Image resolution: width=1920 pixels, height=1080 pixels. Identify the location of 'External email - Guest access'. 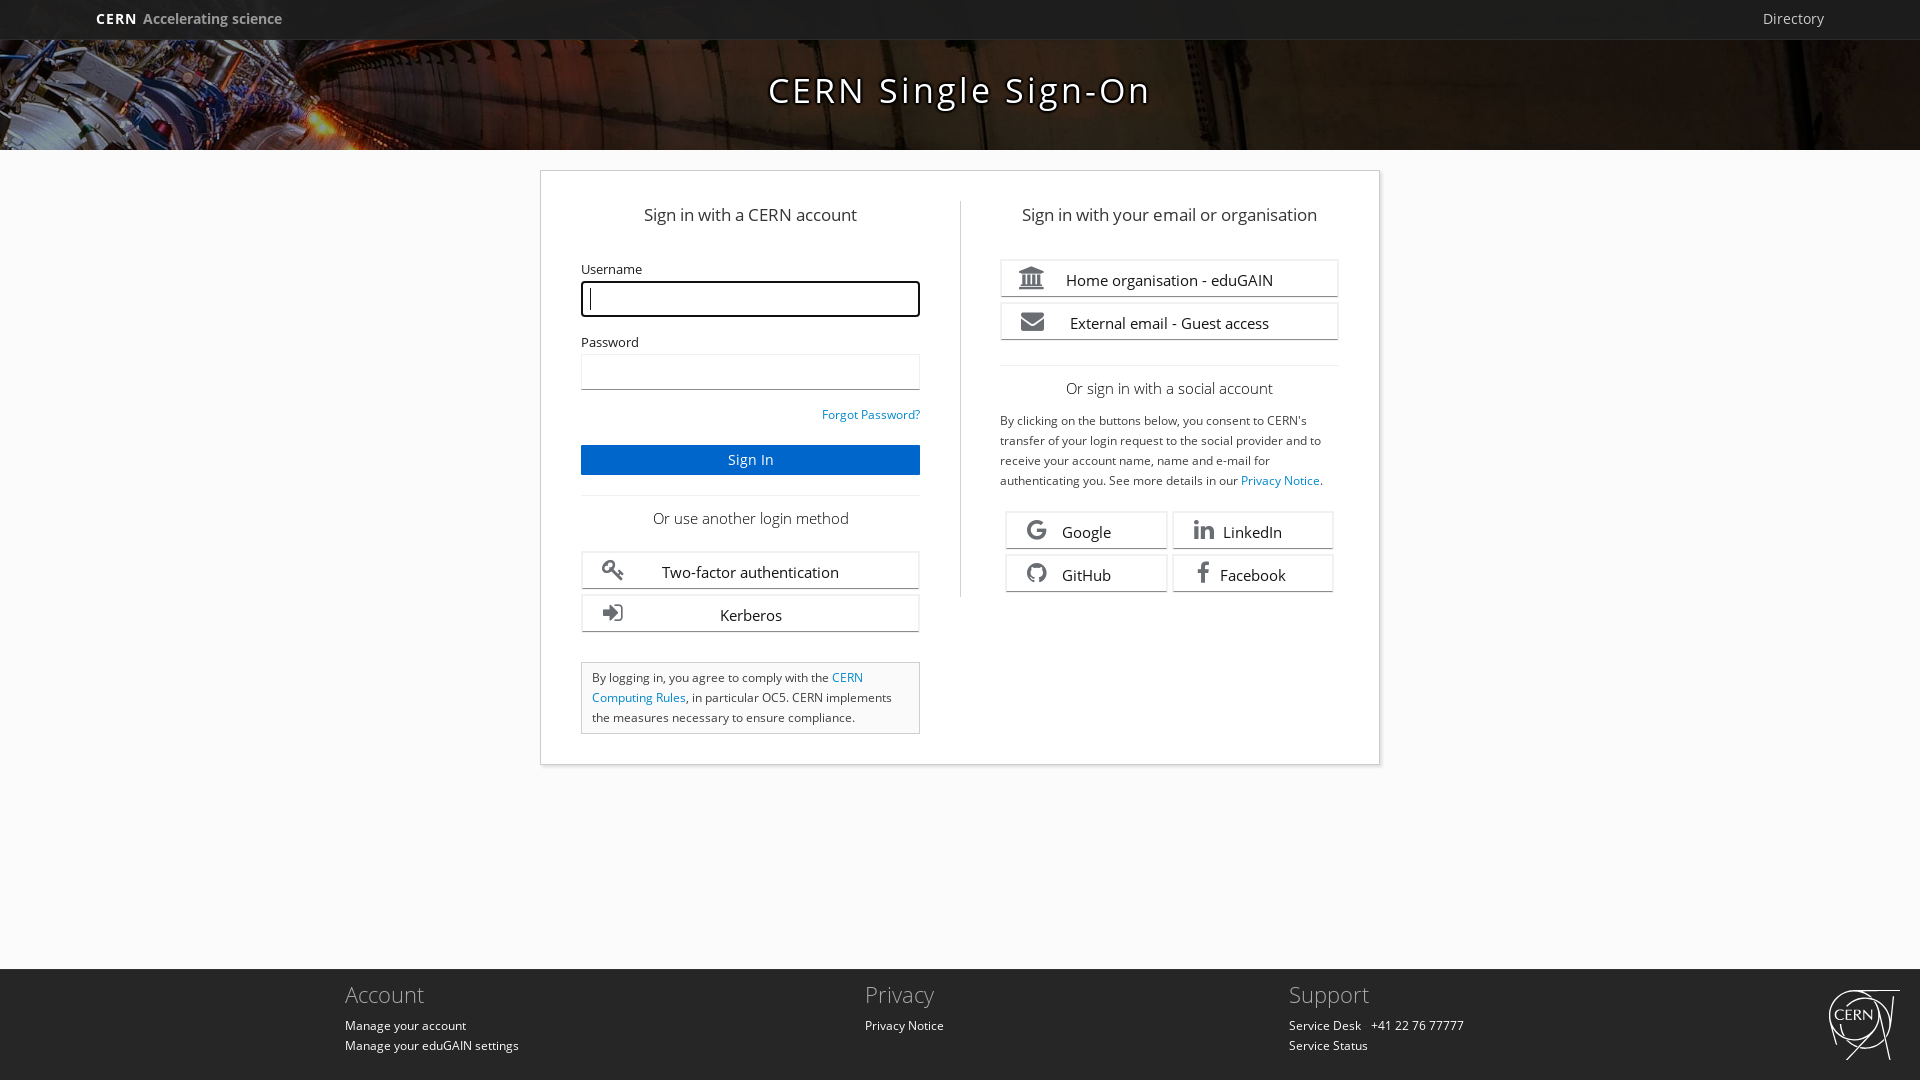
(1169, 320).